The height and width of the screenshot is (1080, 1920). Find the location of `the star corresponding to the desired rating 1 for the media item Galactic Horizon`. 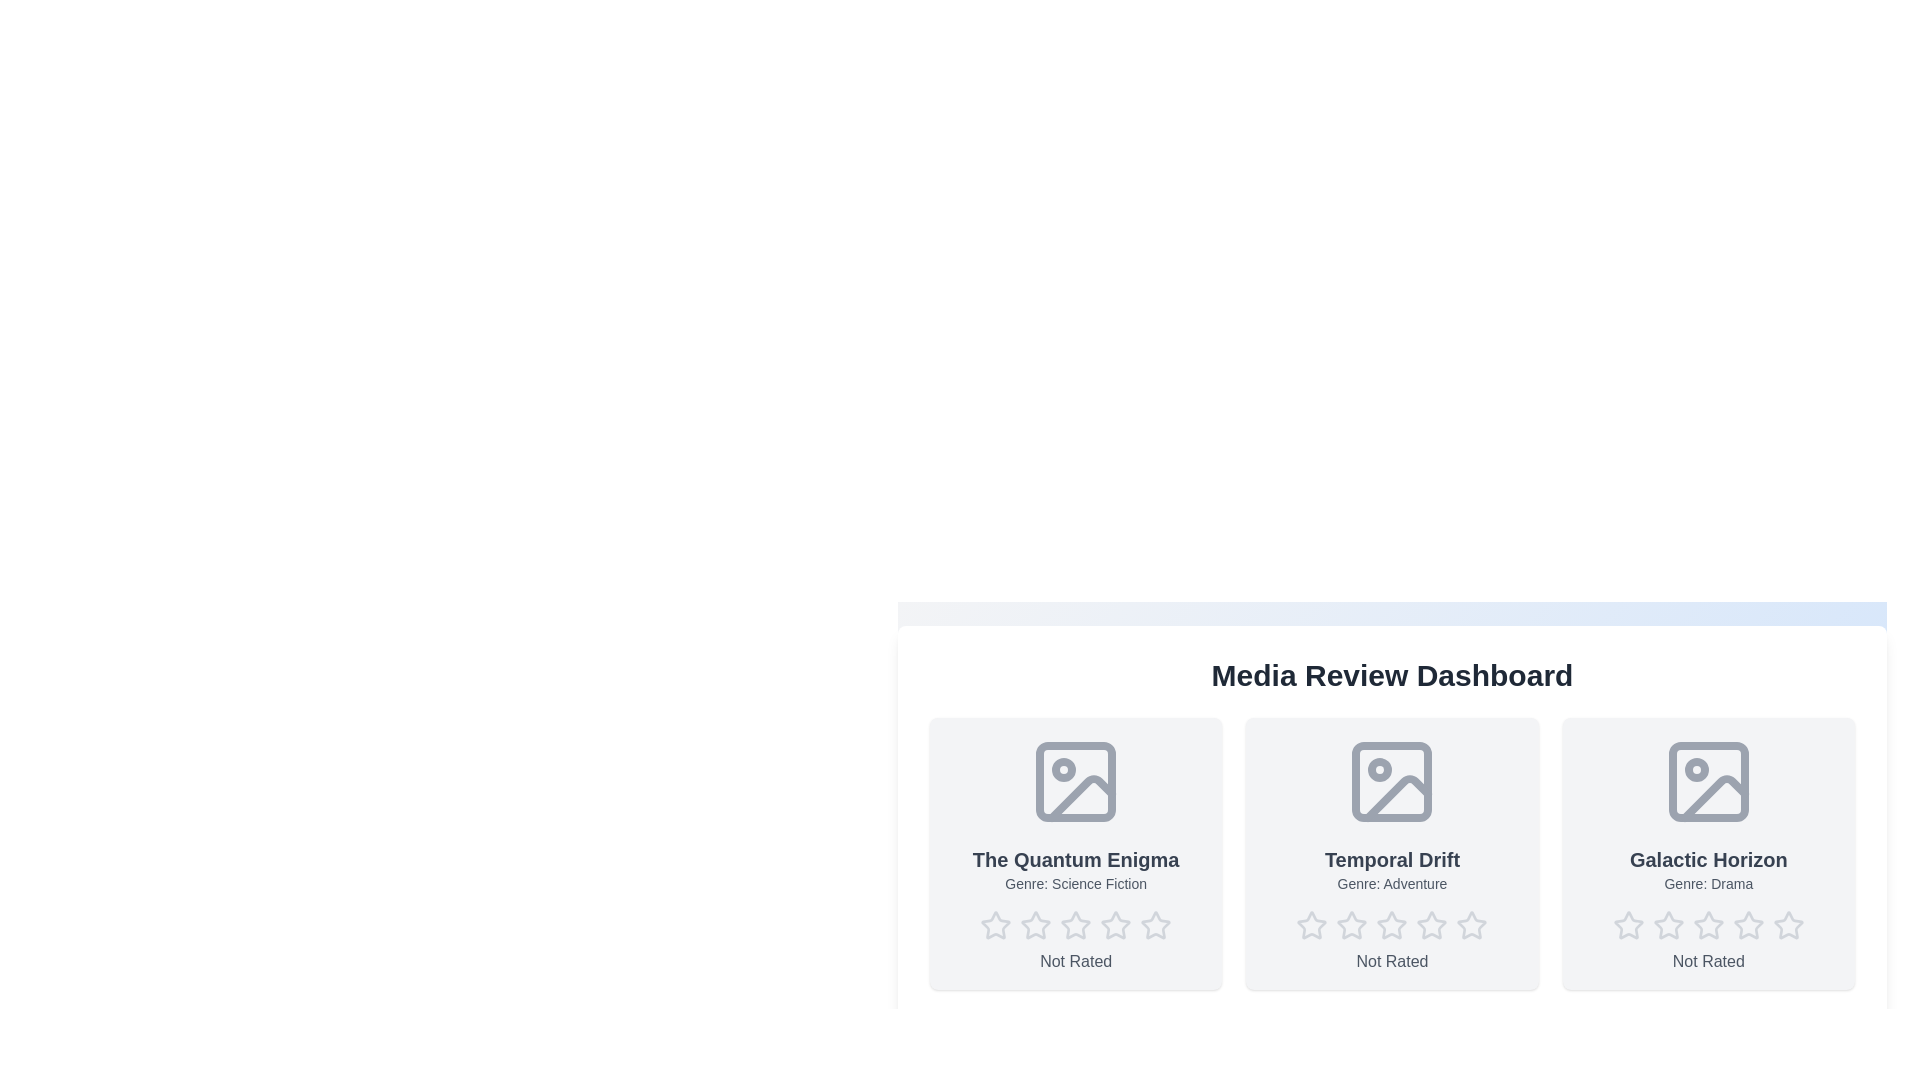

the star corresponding to the desired rating 1 for the media item Galactic Horizon is located at coordinates (1628, 925).